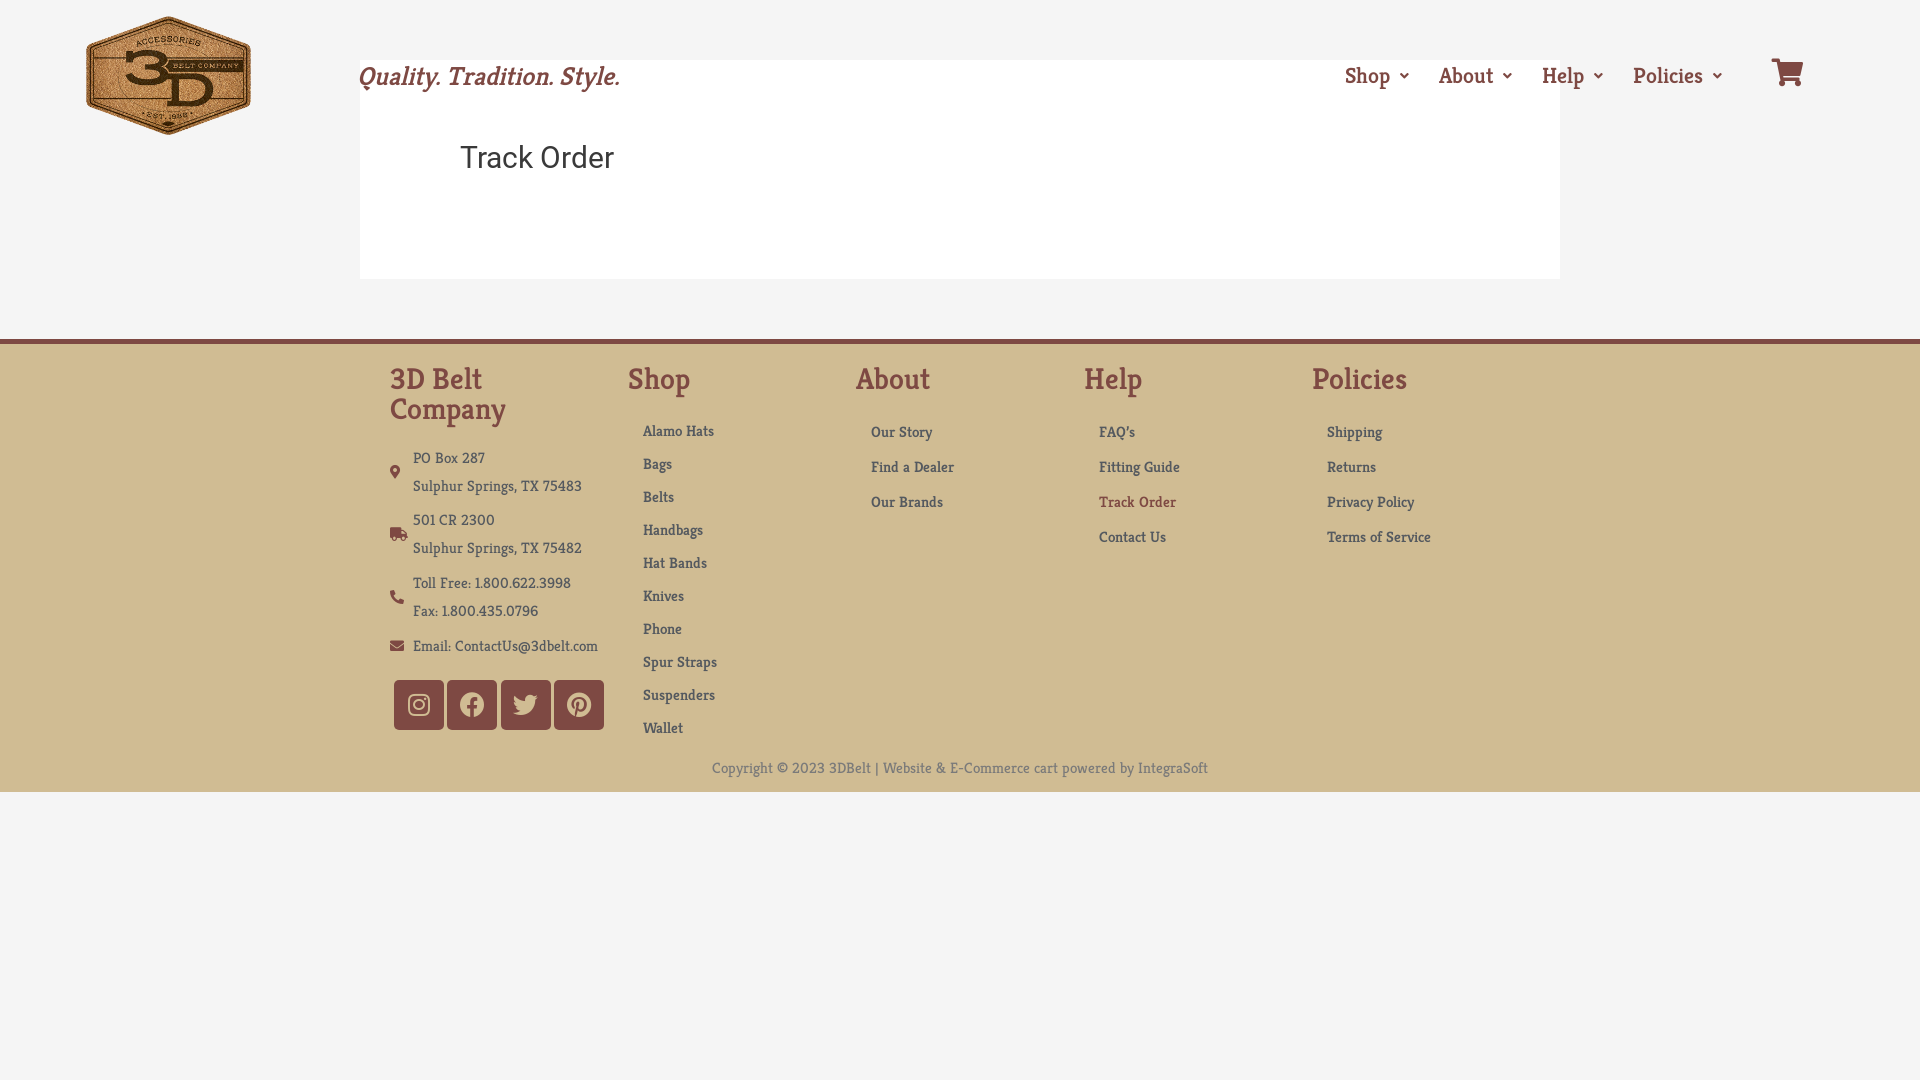 Image resolution: width=1920 pixels, height=1080 pixels. I want to click on 'Fitting Guide', so click(1188, 466).